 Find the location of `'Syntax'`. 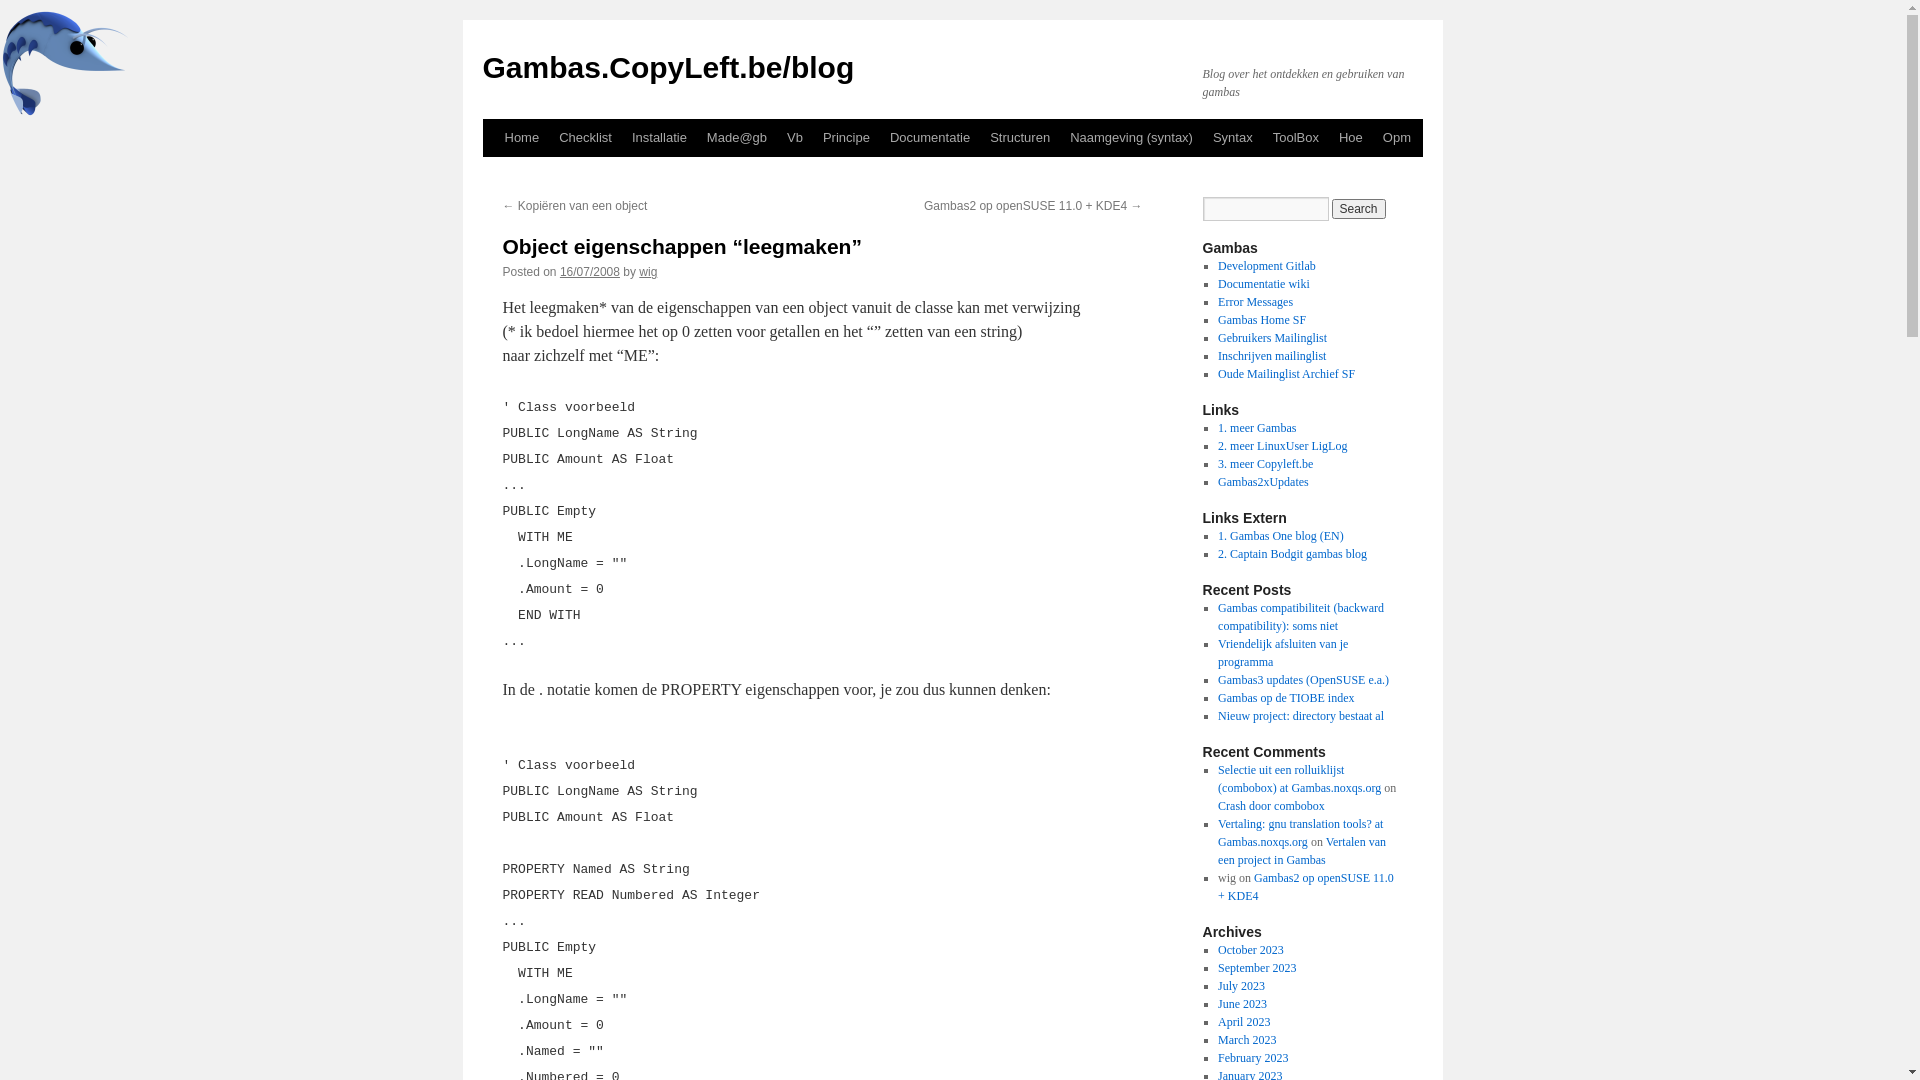

'Syntax' is located at coordinates (1232, 137).